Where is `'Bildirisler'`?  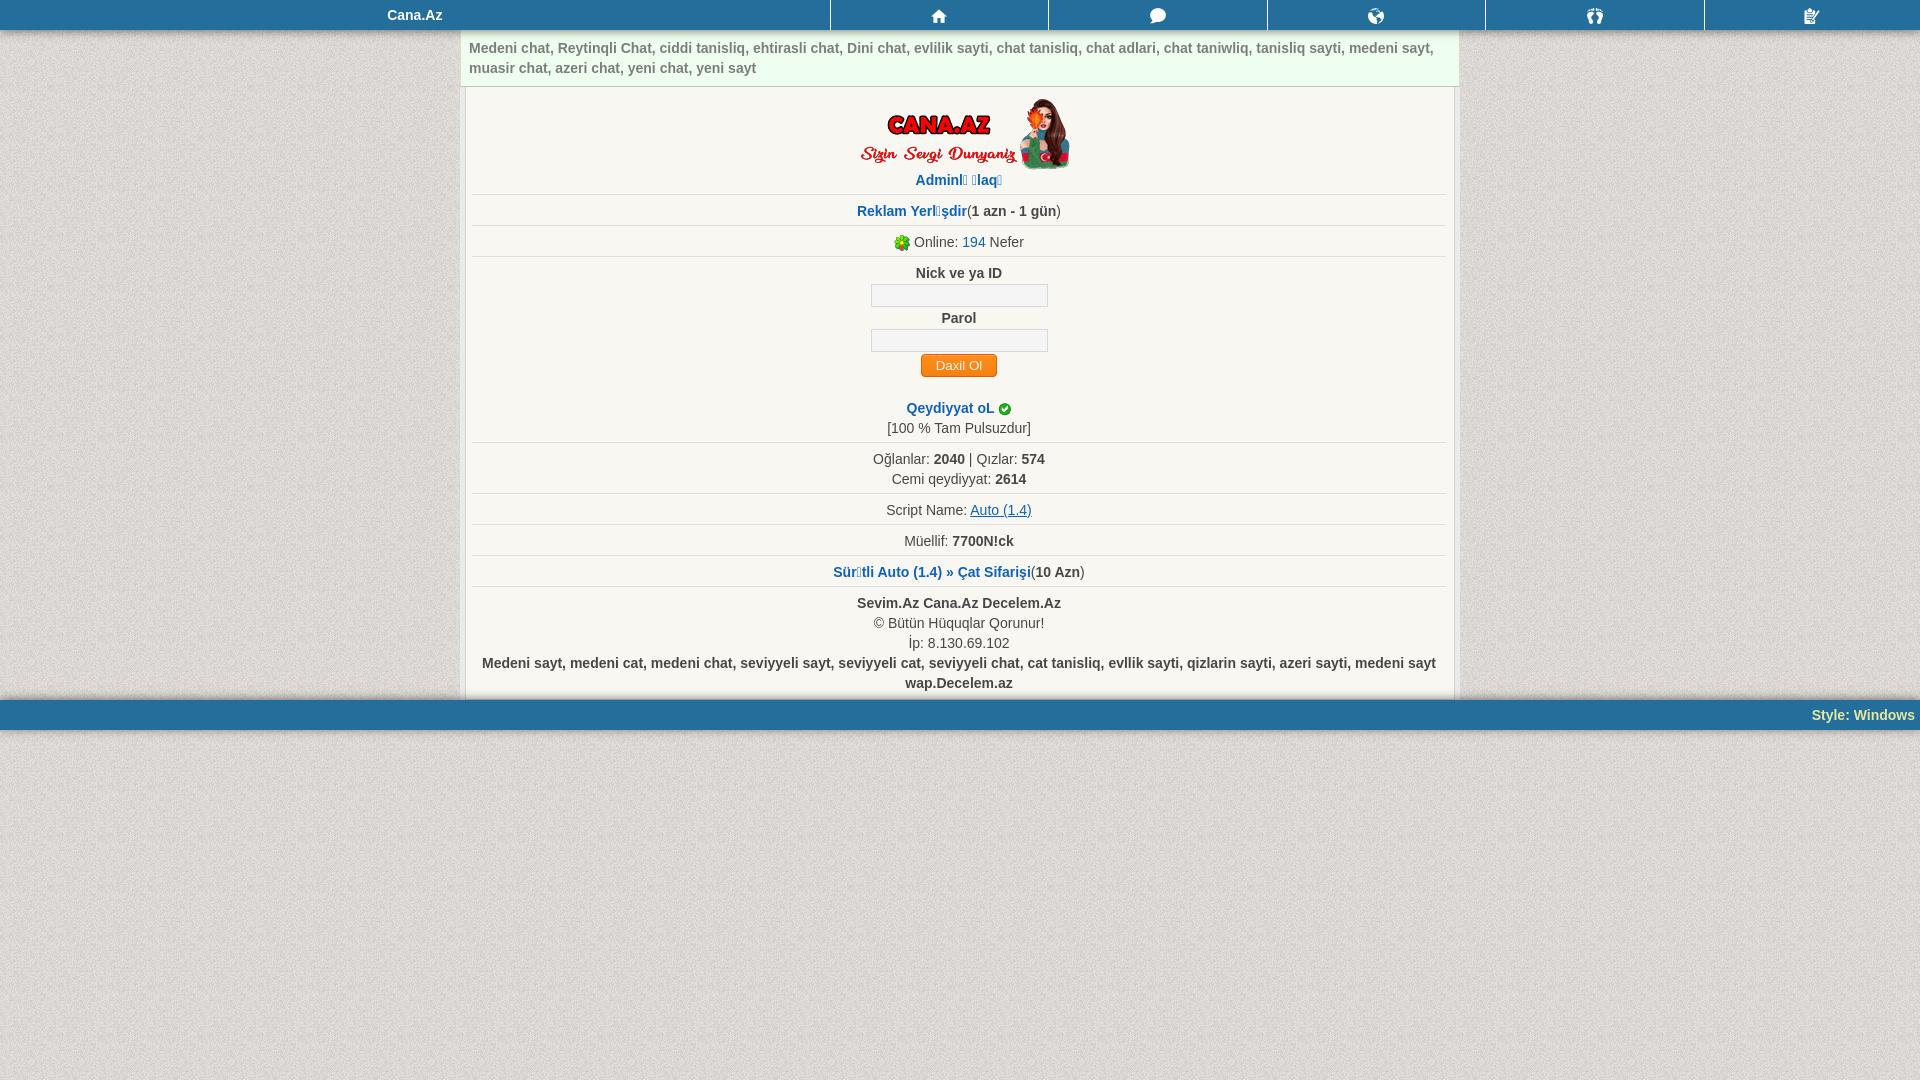 'Bildirisler' is located at coordinates (1266, 15).